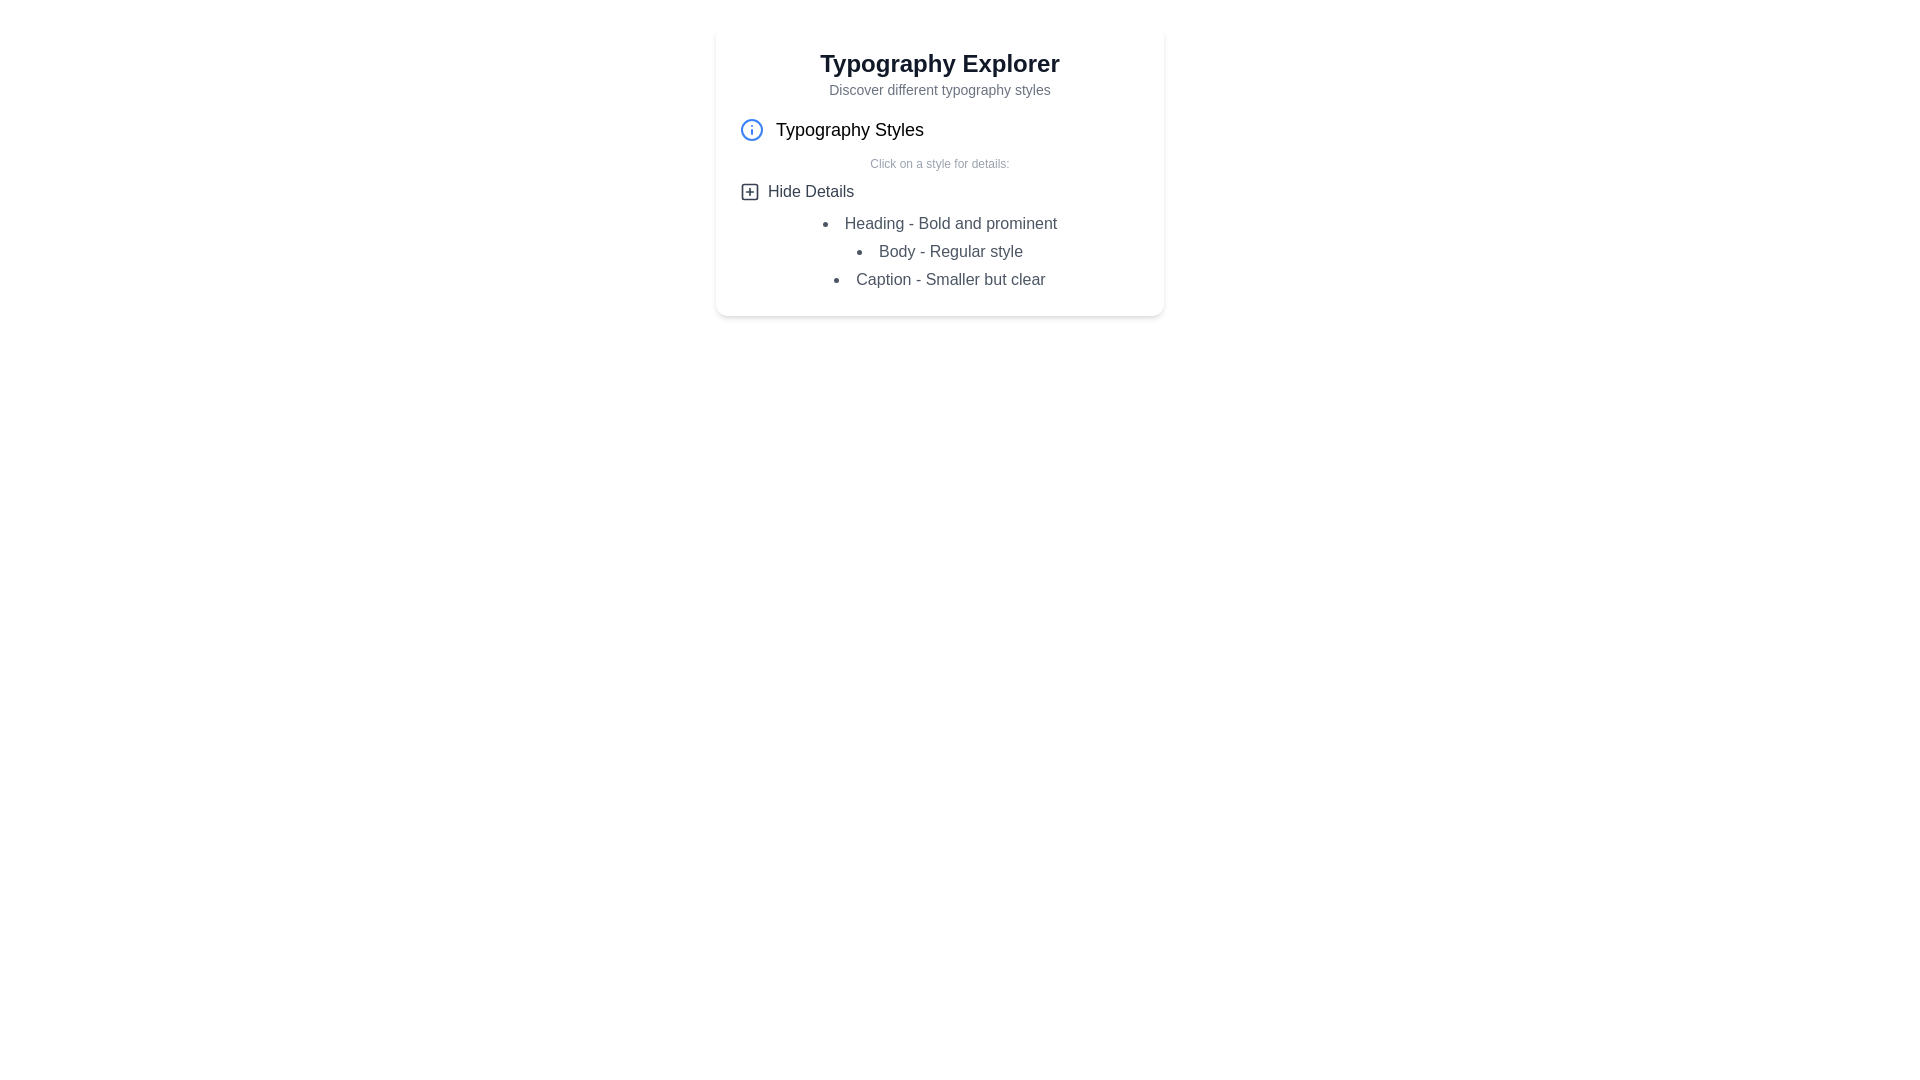 The height and width of the screenshot is (1080, 1920). I want to click on the bold and prominent Text Label that serves as the first item in a bulleted list within a card-like interface, so click(939, 223).